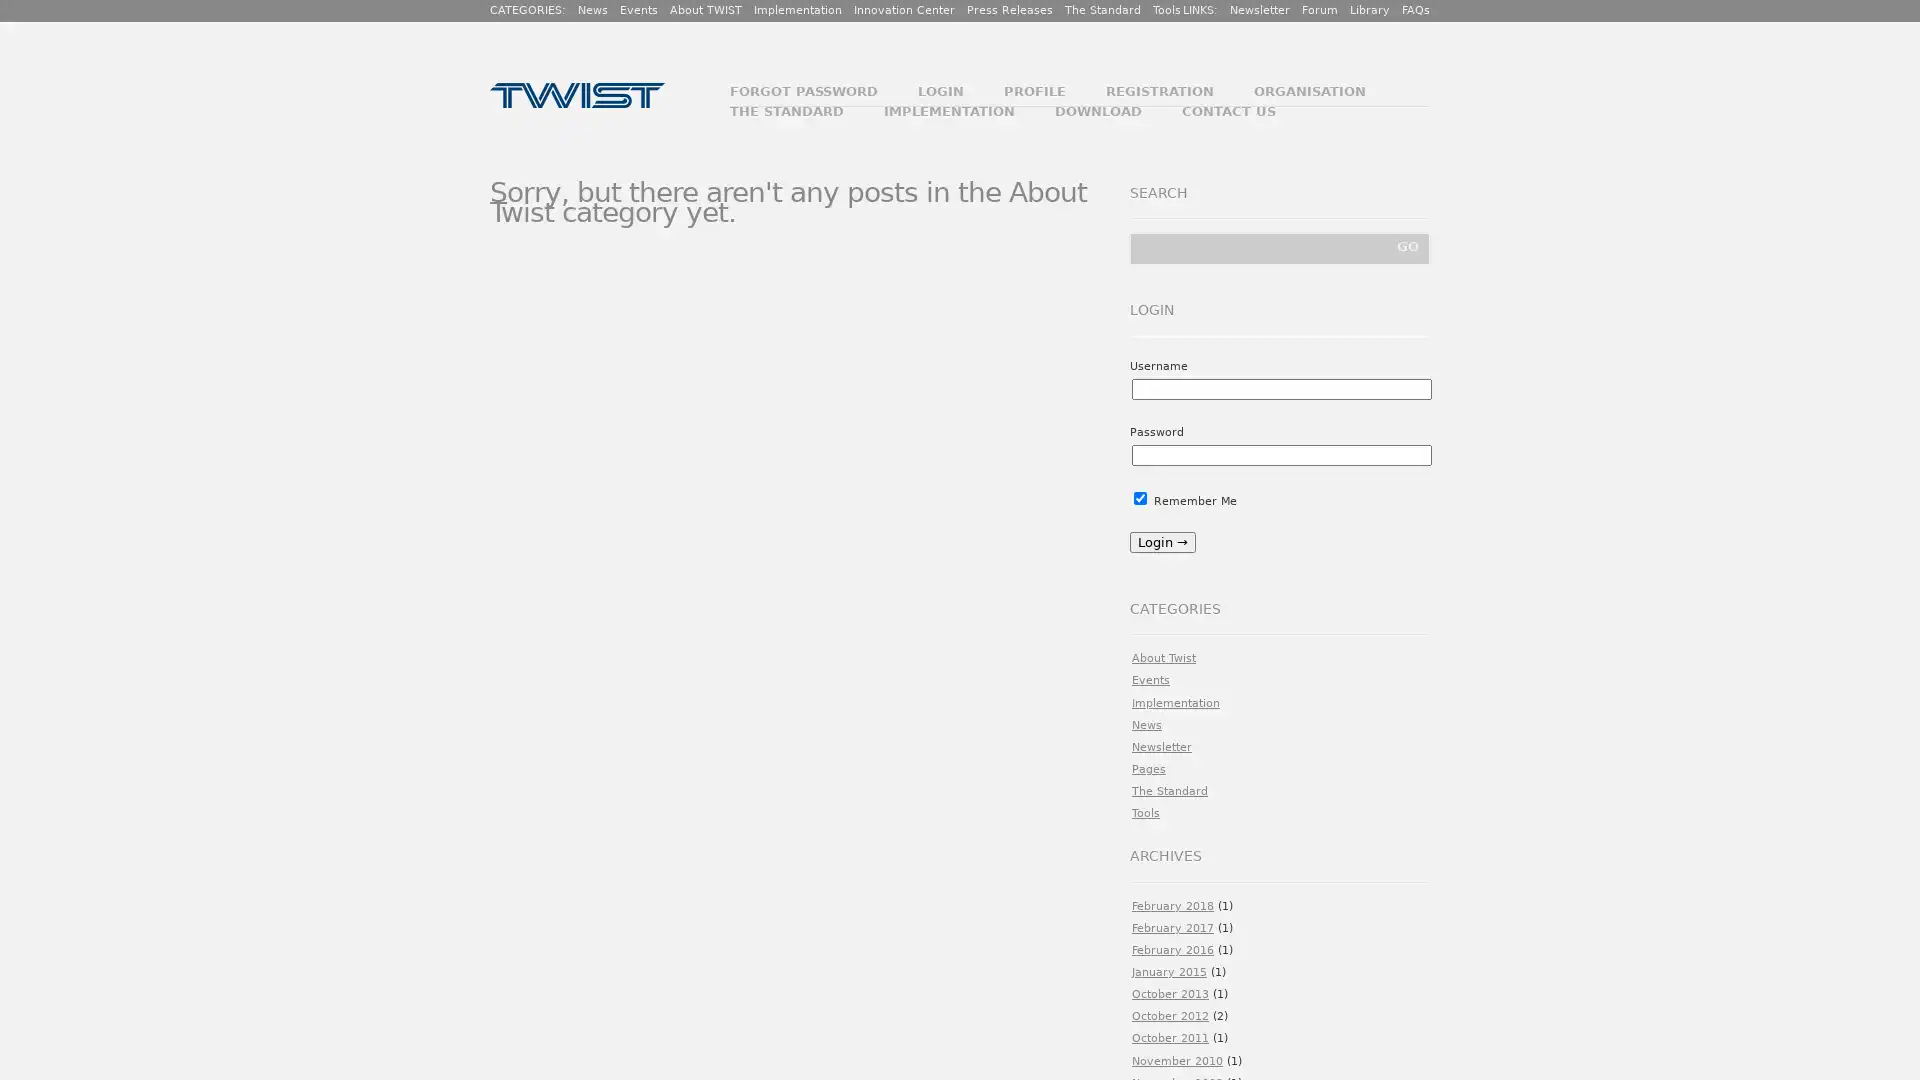 This screenshot has height=1080, width=1920. Describe the element at coordinates (1162, 542) in the screenshot. I see `Login` at that location.